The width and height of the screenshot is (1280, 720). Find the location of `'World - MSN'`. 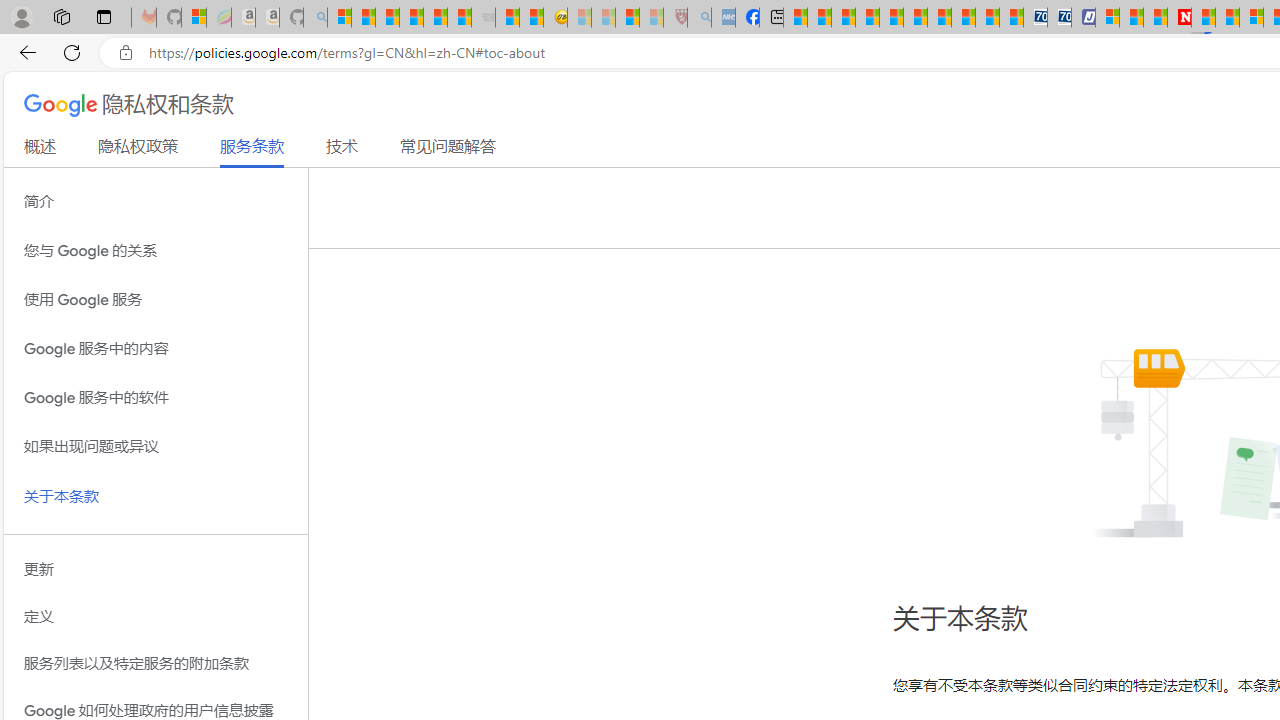

'World - MSN' is located at coordinates (843, 17).